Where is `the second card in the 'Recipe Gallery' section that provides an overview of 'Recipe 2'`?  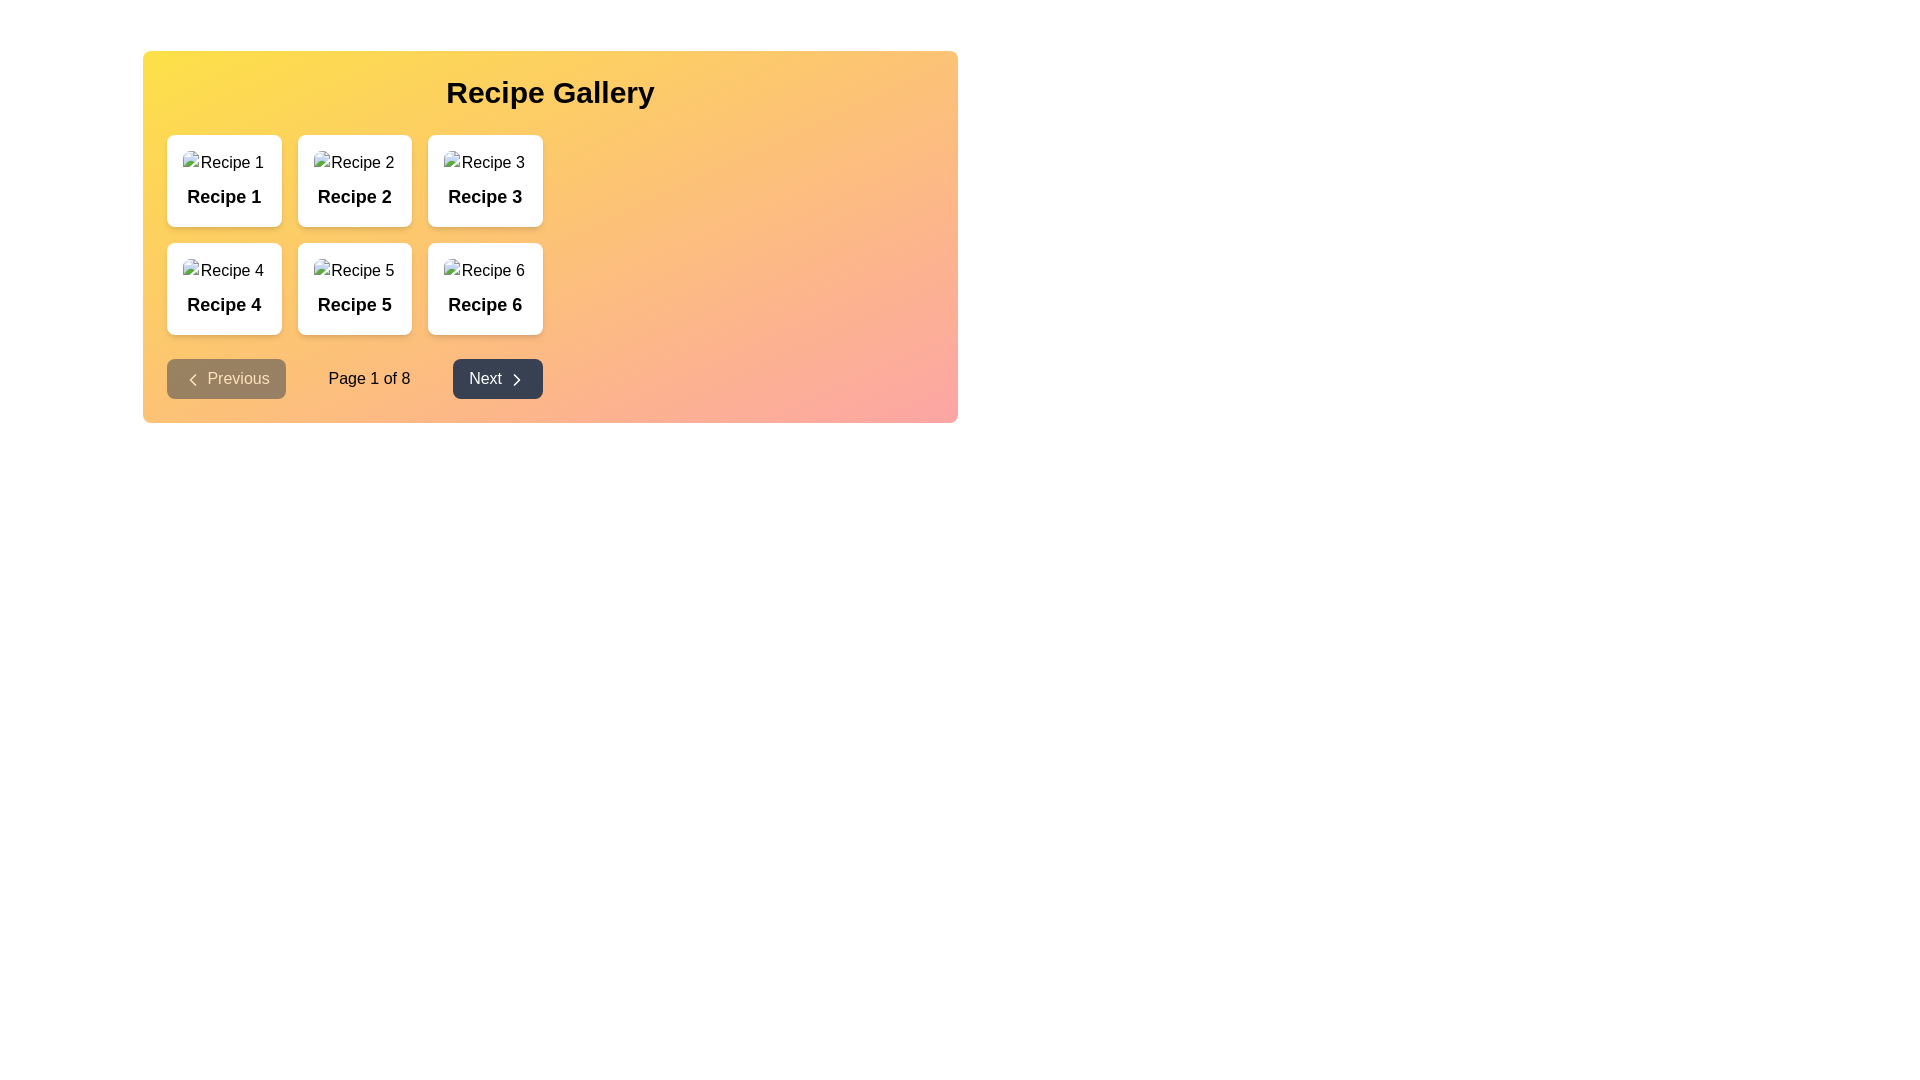
the second card in the 'Recipe Gallery' section that provides an overview of 'Recipe 2' is located at coordinates (354, 181).